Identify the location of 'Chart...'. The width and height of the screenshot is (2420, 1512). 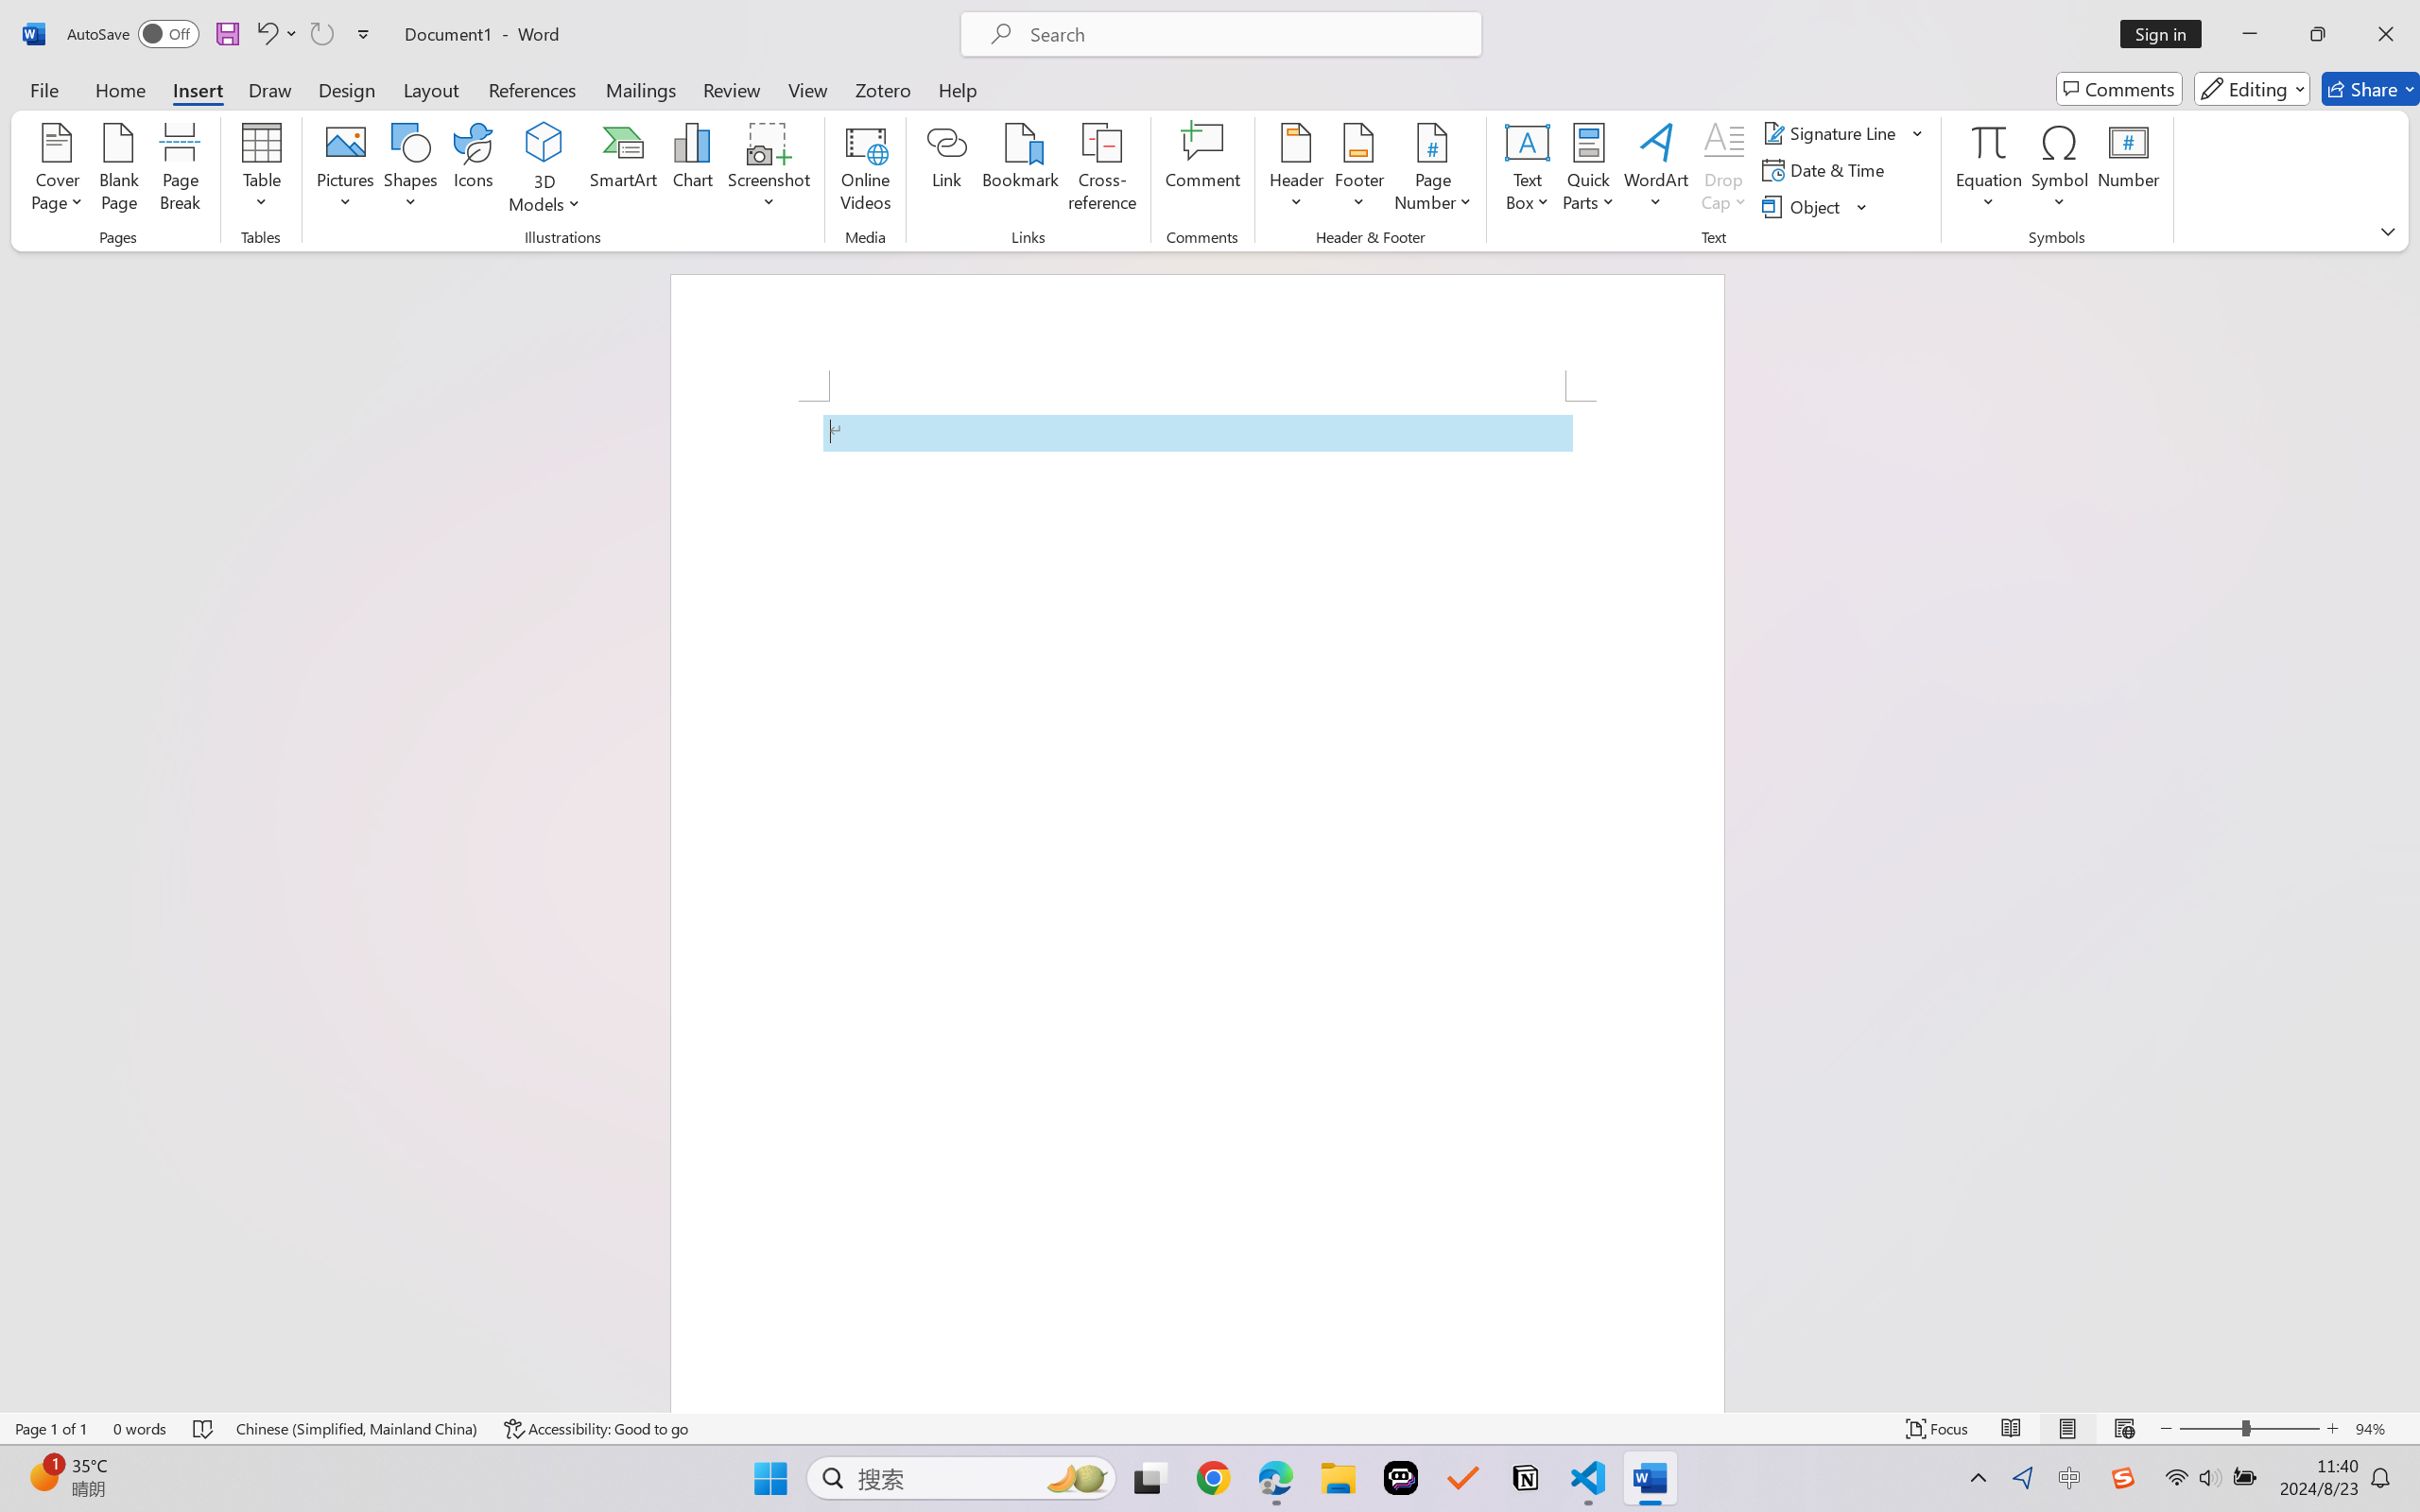
(691, 170).